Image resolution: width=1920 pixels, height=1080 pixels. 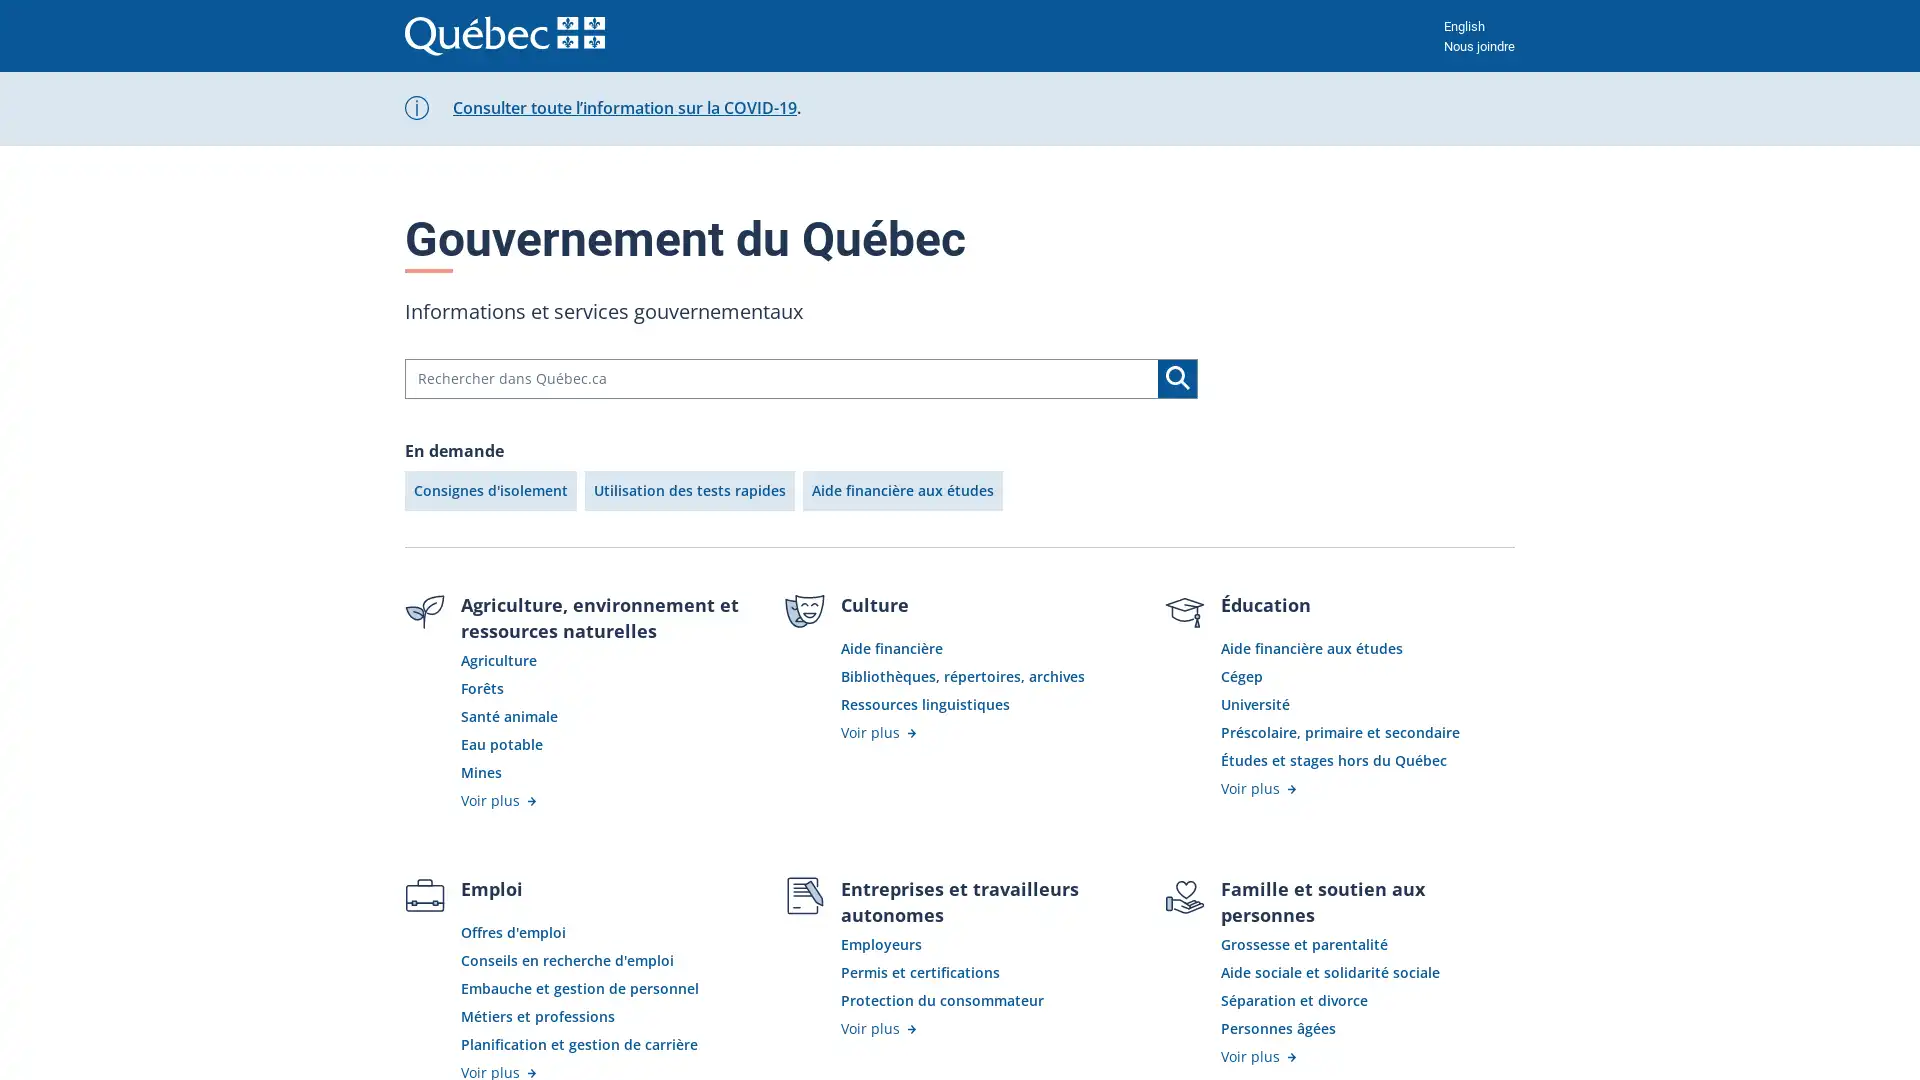 I want to click on Recherche, so click(x=1177, y=378).